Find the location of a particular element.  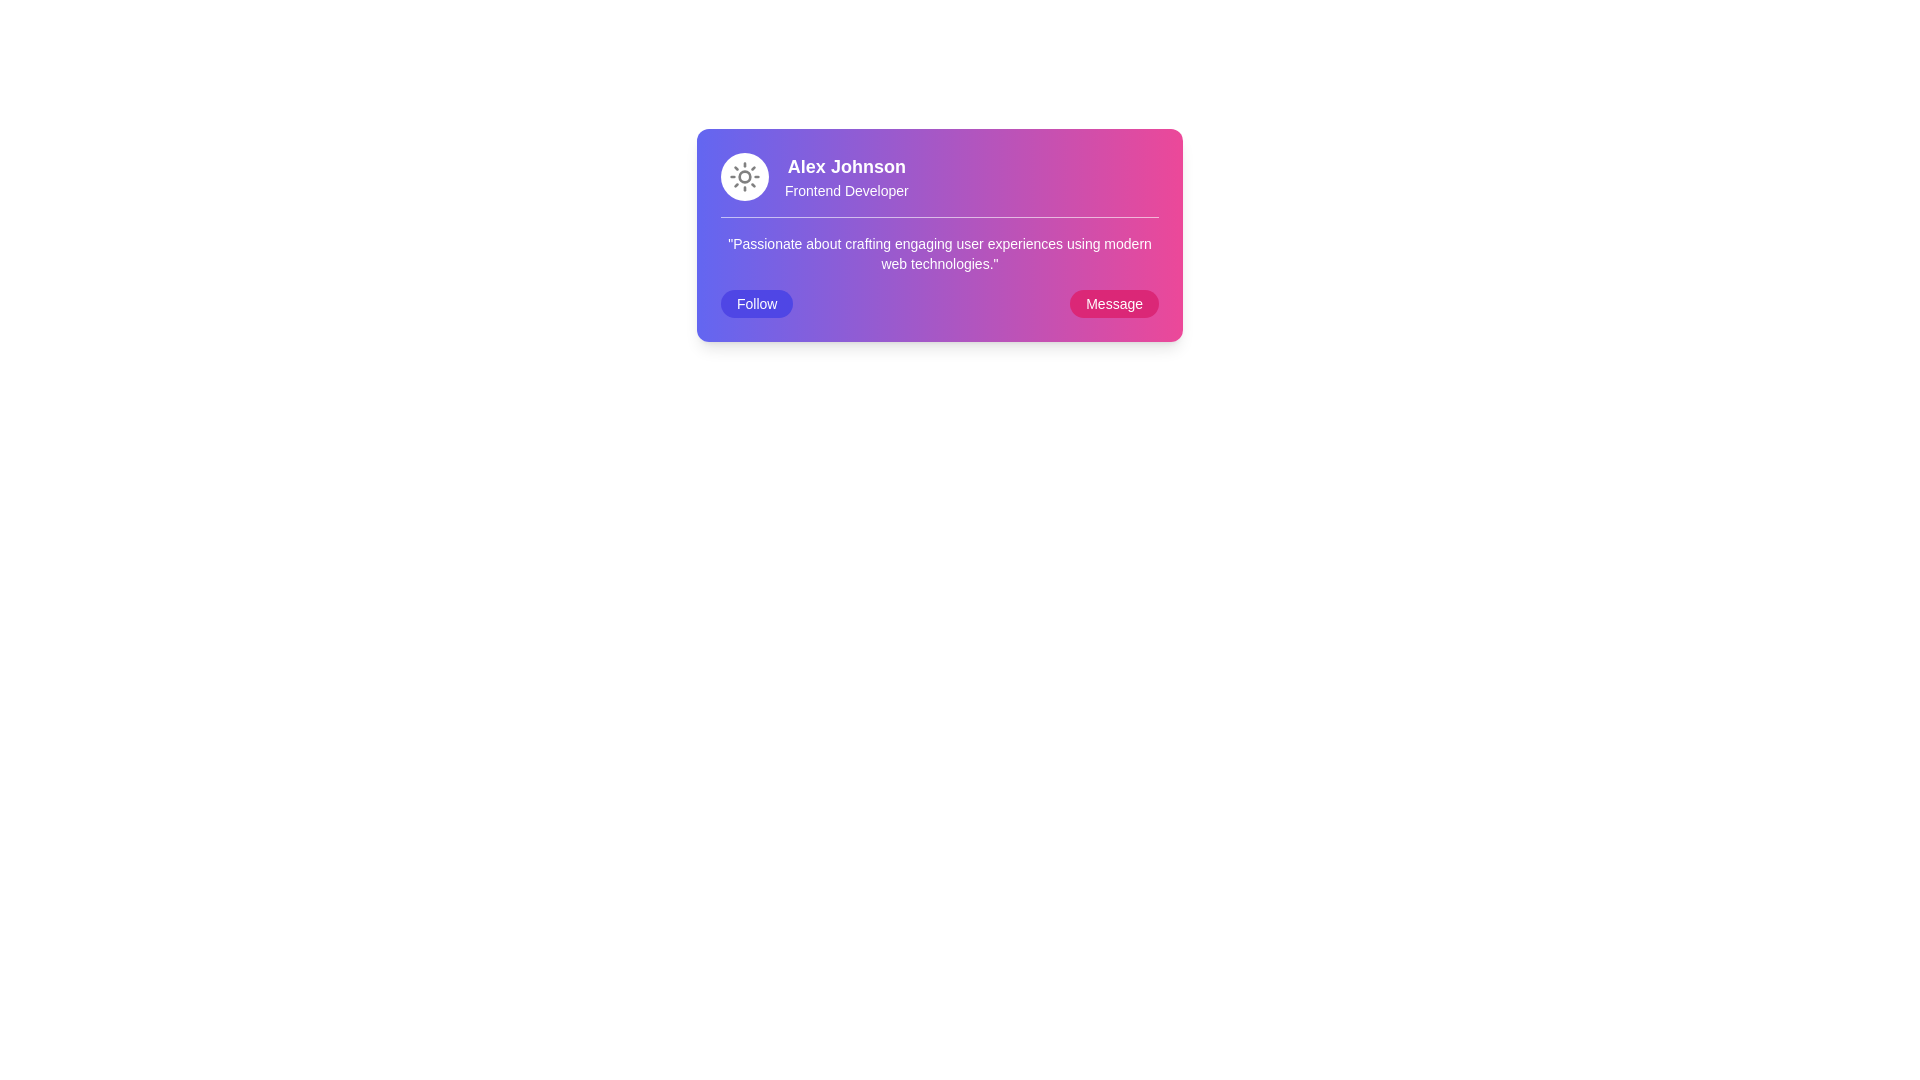

the rounded 'Message' button with a vibrant pink background to initiate a messaging action is located at coordinates (1113, 304).